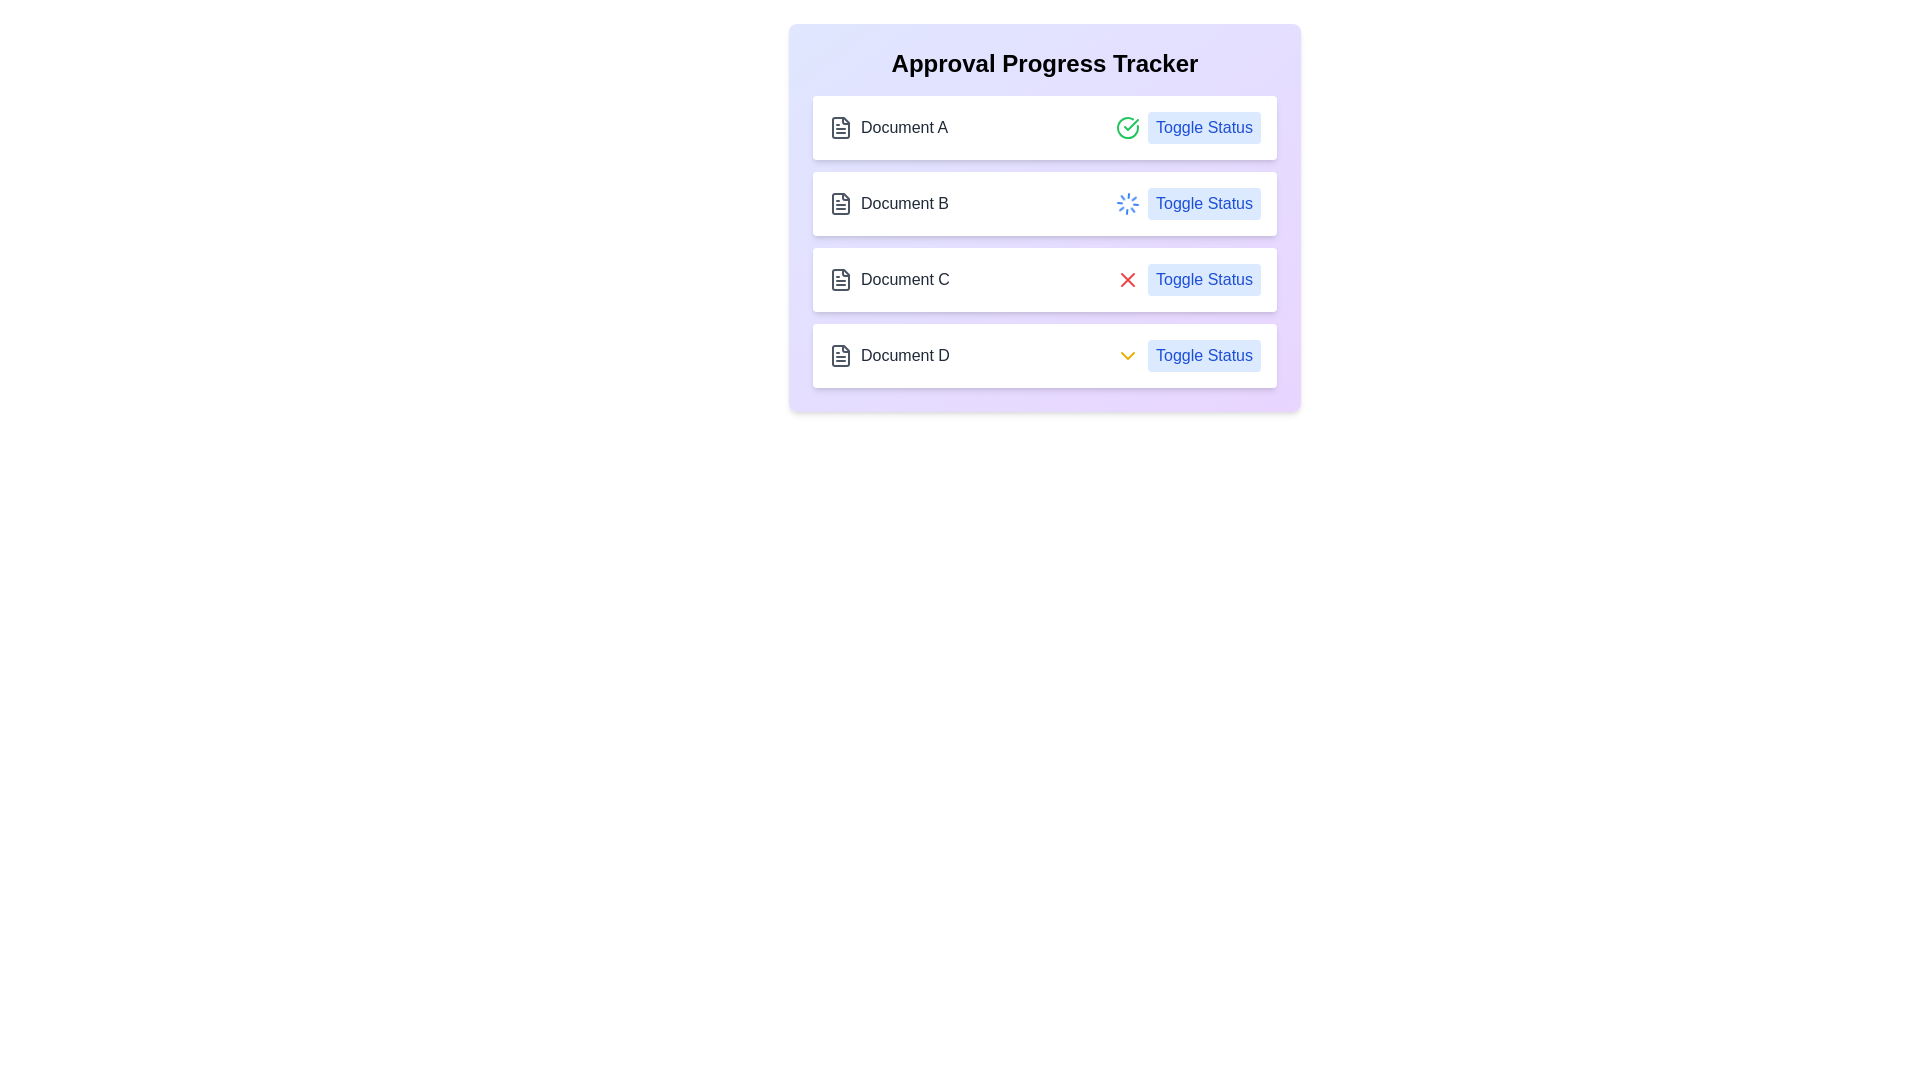  What do you see at coordinates (904, 204) in the screenshot?
I see `the text label 'Document B' which is the second item in the 'Approval Progress Tracker' list, aligned to the left and colored in dark gray` at bounding box center [904, 204].